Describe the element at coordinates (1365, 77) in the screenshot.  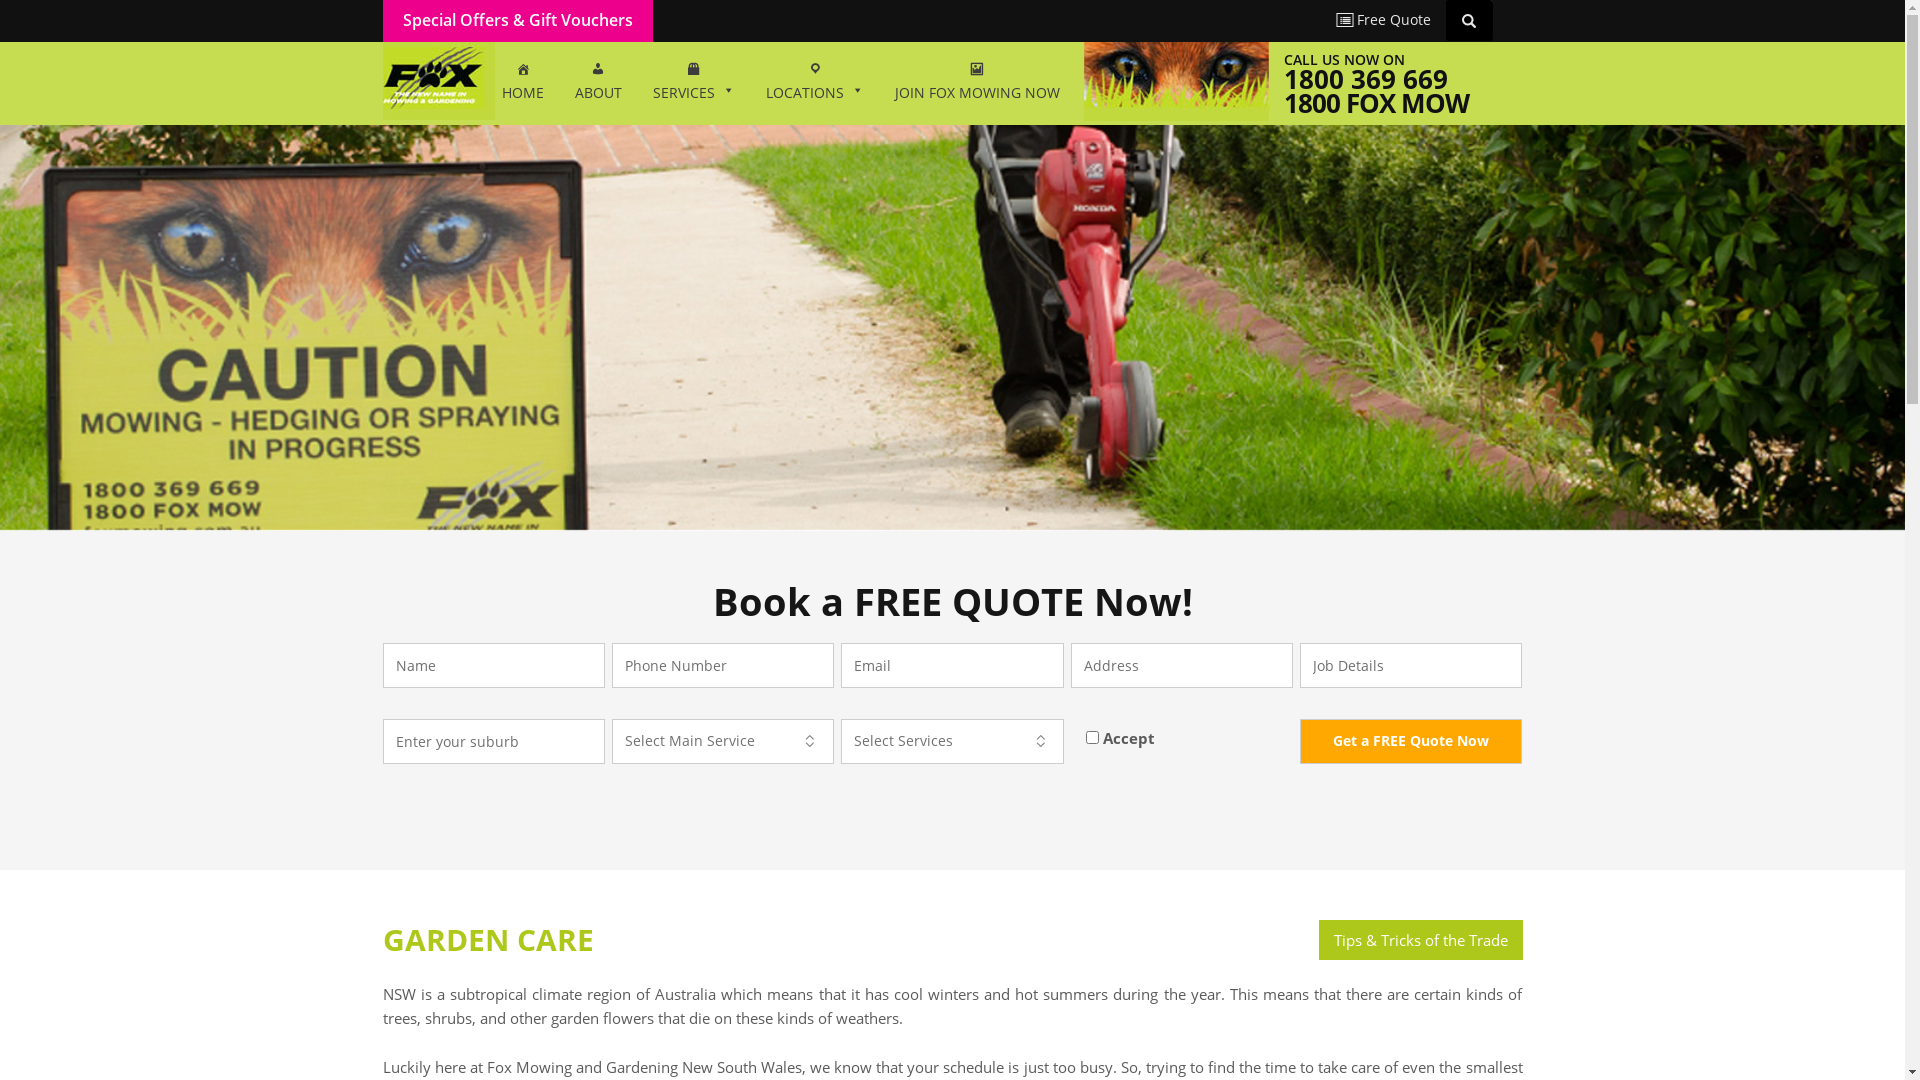
I see `'1800 369 669'` at that location.